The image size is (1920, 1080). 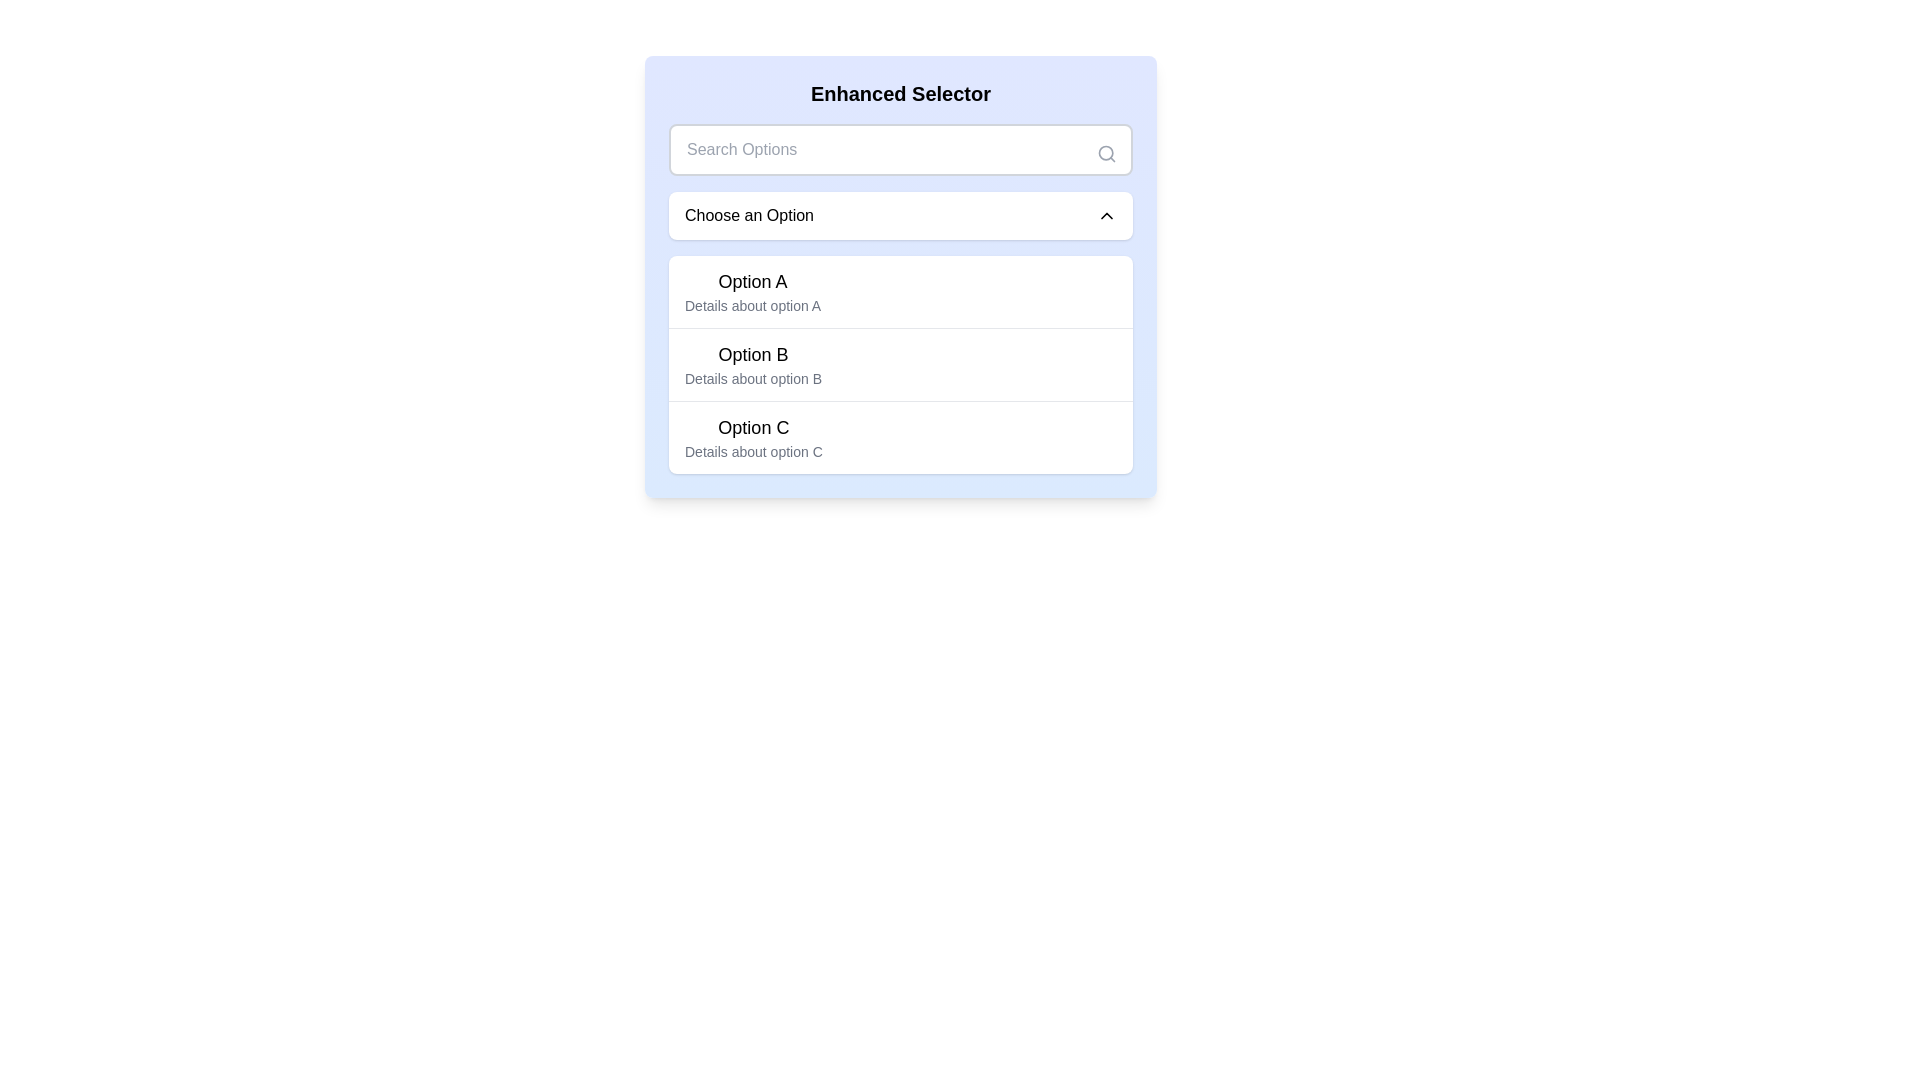 What do you see at coordinates (752, 451) in the screenshot?
I see `text of the Text Label displaying 'Details about option C,' which is positioned below 'Option C' in the structured layout` at bounding box center [752, 451].